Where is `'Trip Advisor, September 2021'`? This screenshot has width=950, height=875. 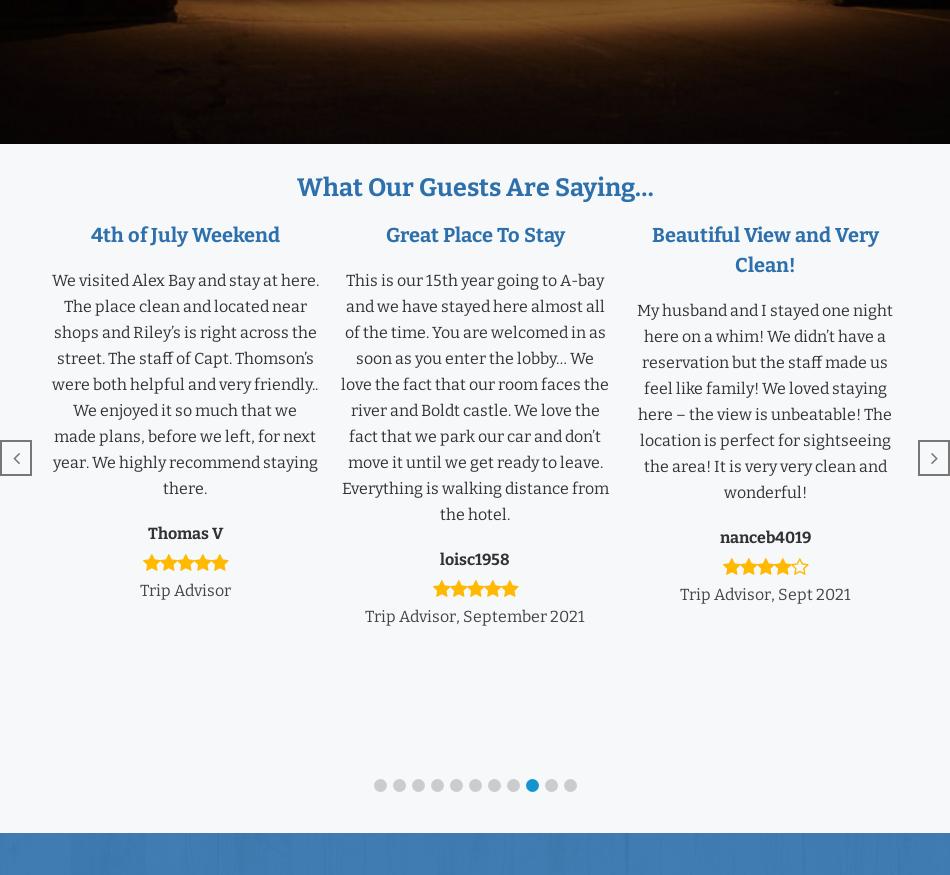
'Trip Advisor, September 2021' is located at coordinates (475, 616).